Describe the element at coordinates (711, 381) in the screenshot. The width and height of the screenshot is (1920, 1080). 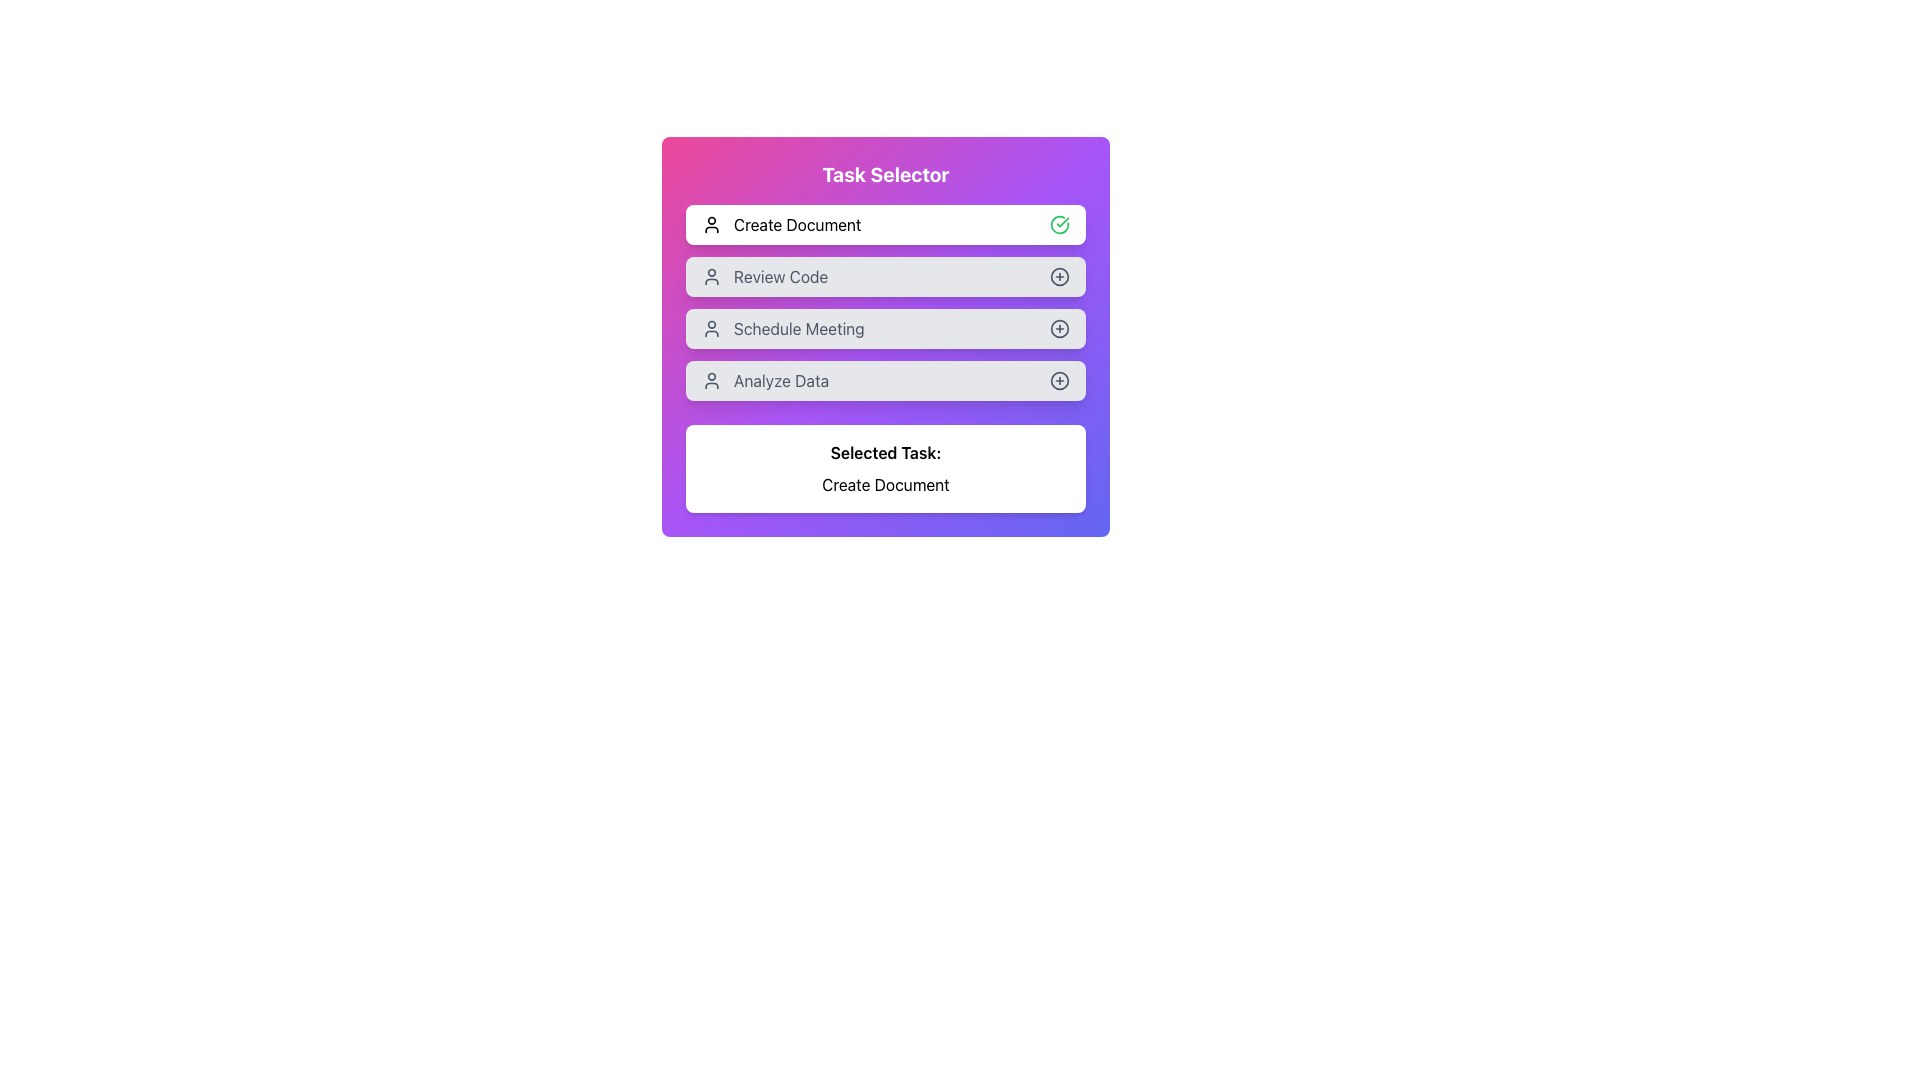
I see `the leftmost icon in the 'Analyze Data' row, which represents user functionality` at that location.